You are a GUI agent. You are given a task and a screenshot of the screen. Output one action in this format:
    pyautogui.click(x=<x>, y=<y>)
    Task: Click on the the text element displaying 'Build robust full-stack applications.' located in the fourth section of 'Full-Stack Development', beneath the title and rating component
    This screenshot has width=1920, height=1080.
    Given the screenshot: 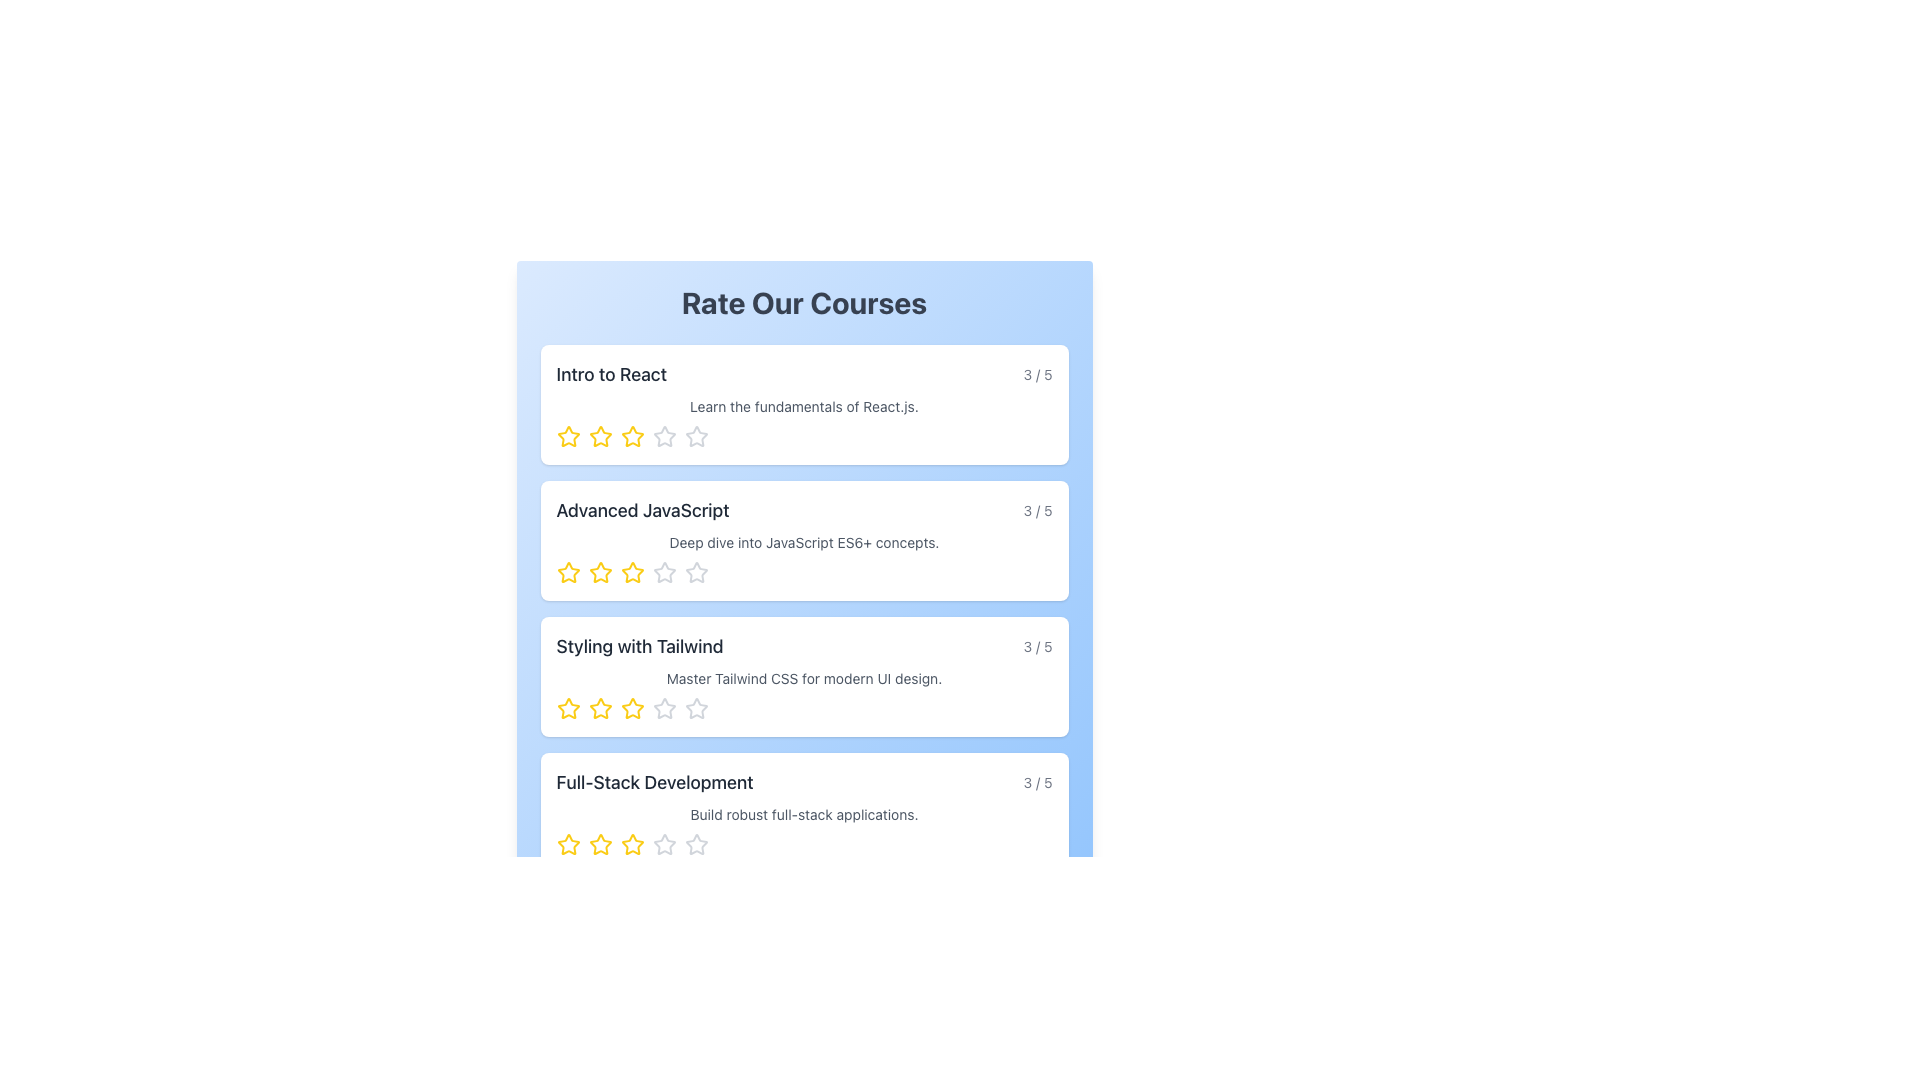 What is the action you would take?
    pyautogui.click(x=804, y=814)
    